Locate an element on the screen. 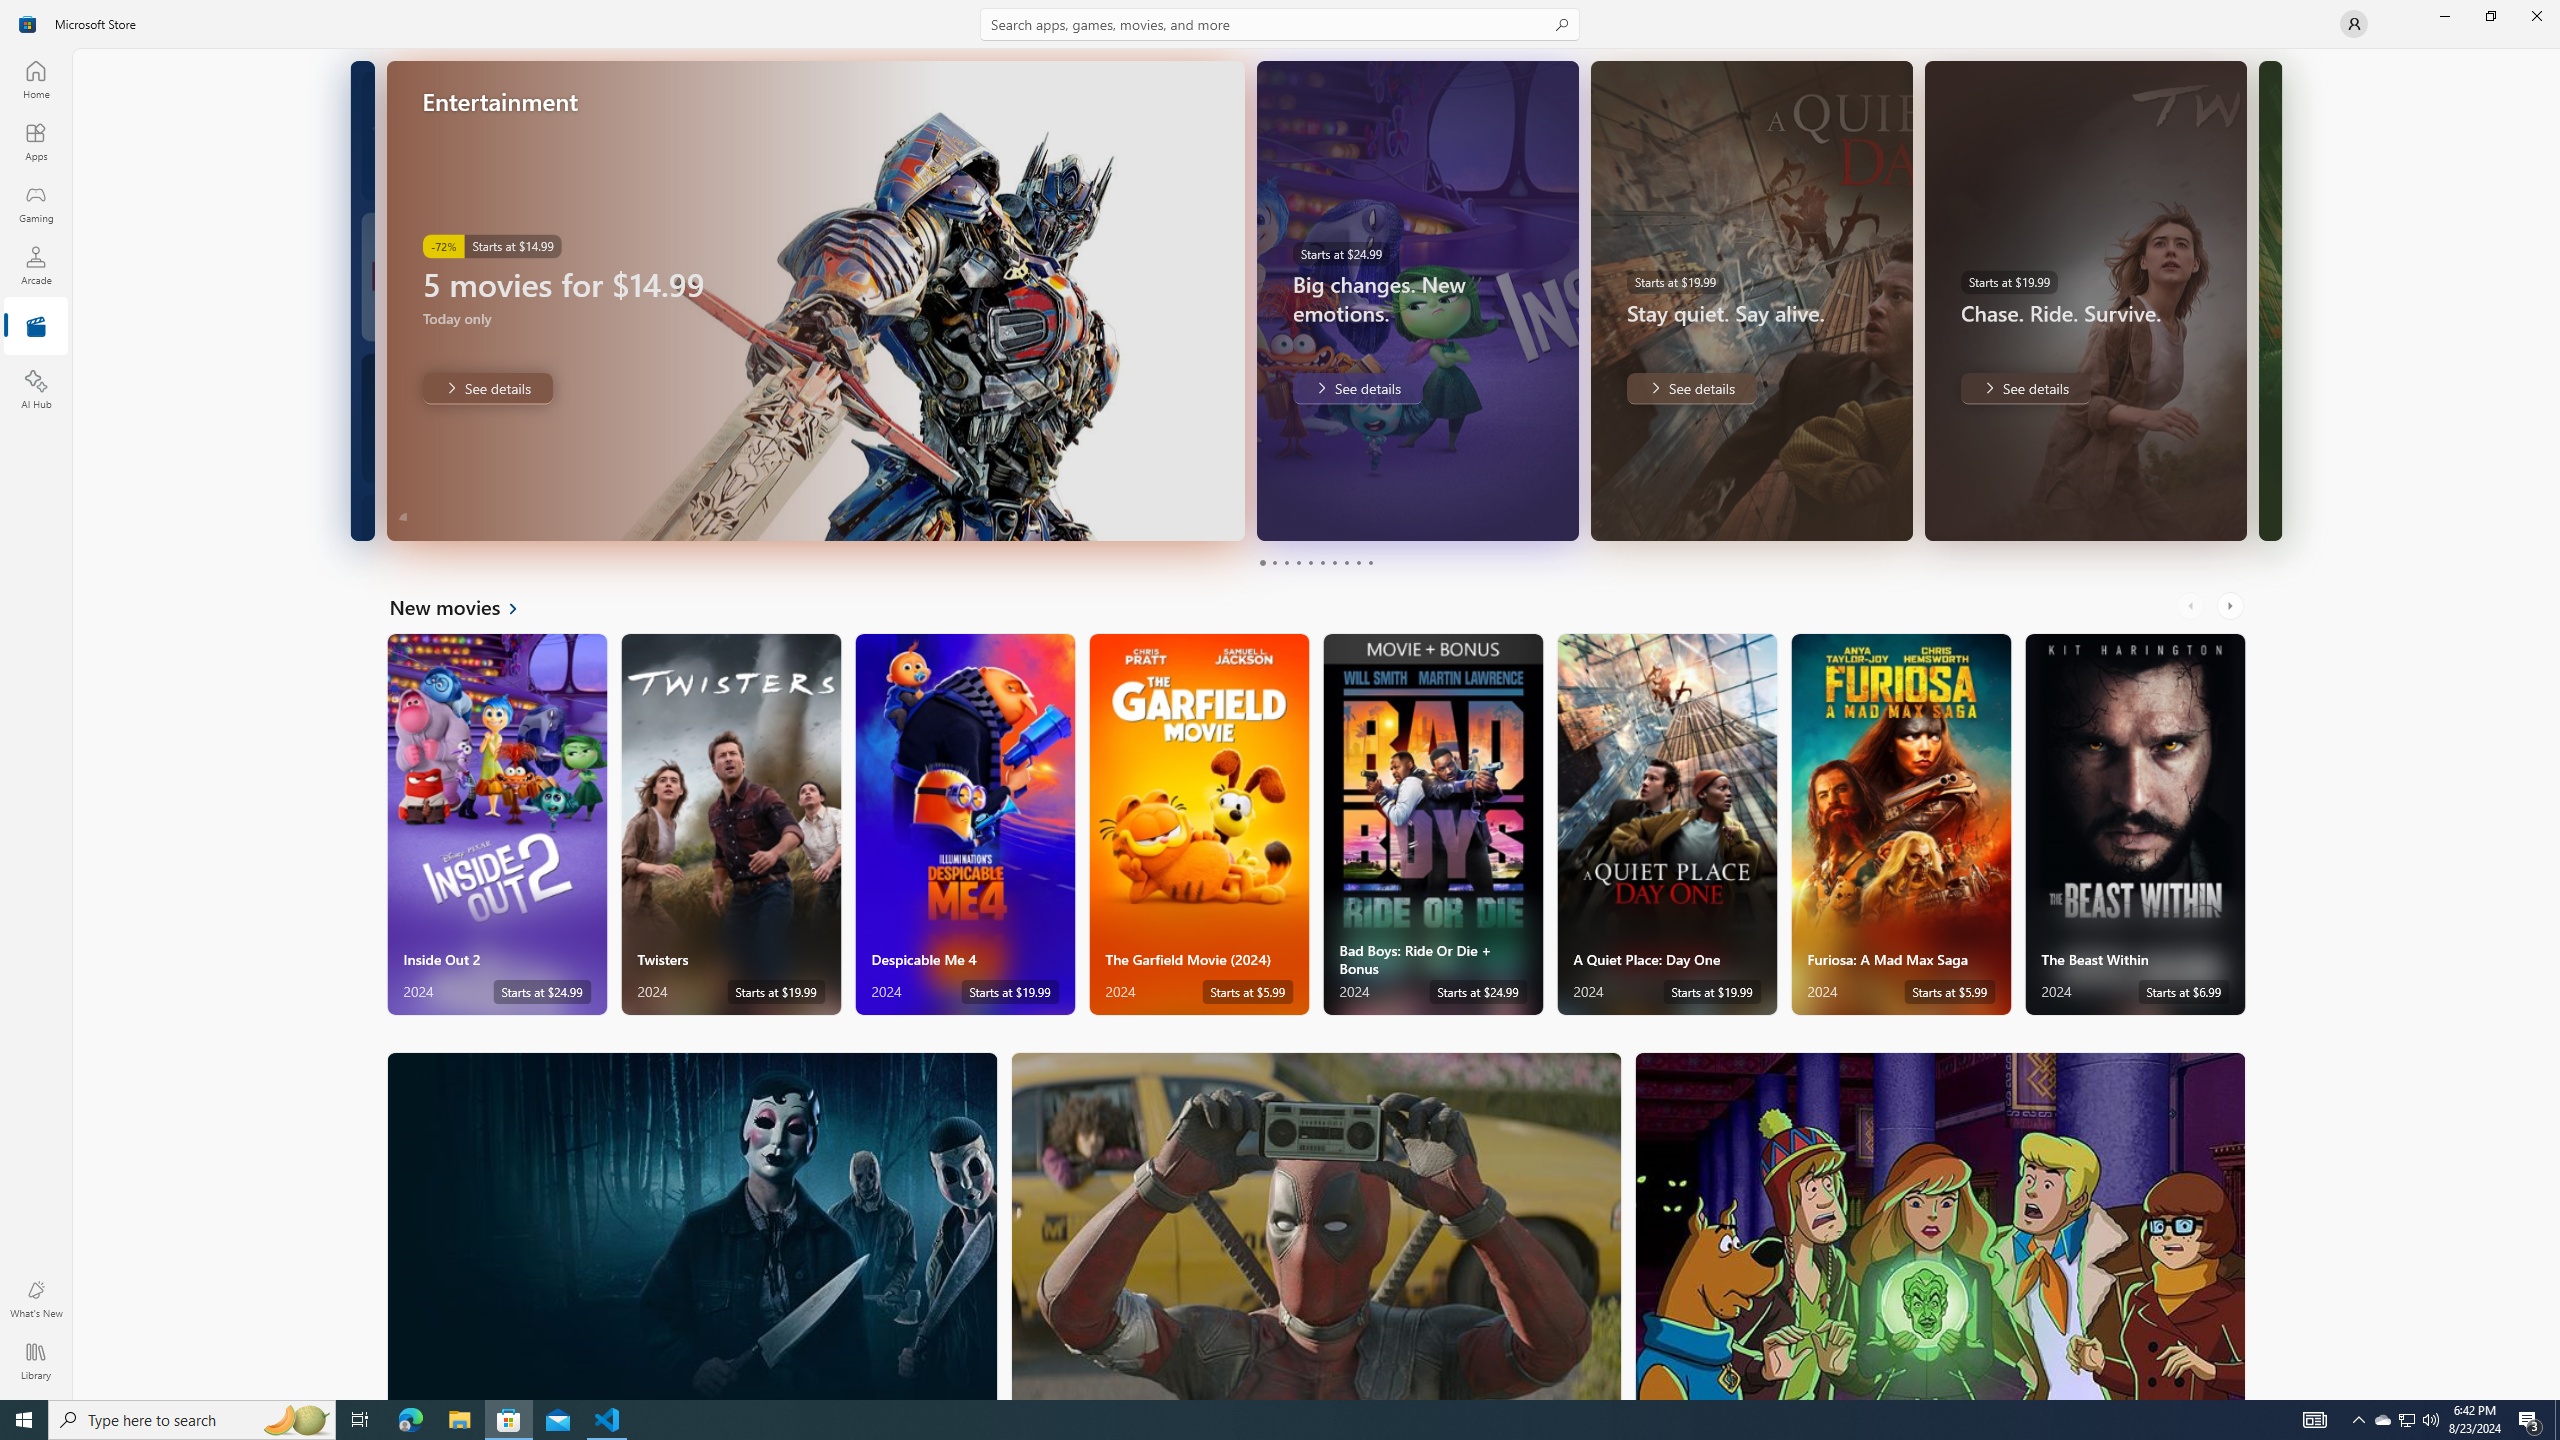  'Page 3' is located at coordinates (1285, 562).